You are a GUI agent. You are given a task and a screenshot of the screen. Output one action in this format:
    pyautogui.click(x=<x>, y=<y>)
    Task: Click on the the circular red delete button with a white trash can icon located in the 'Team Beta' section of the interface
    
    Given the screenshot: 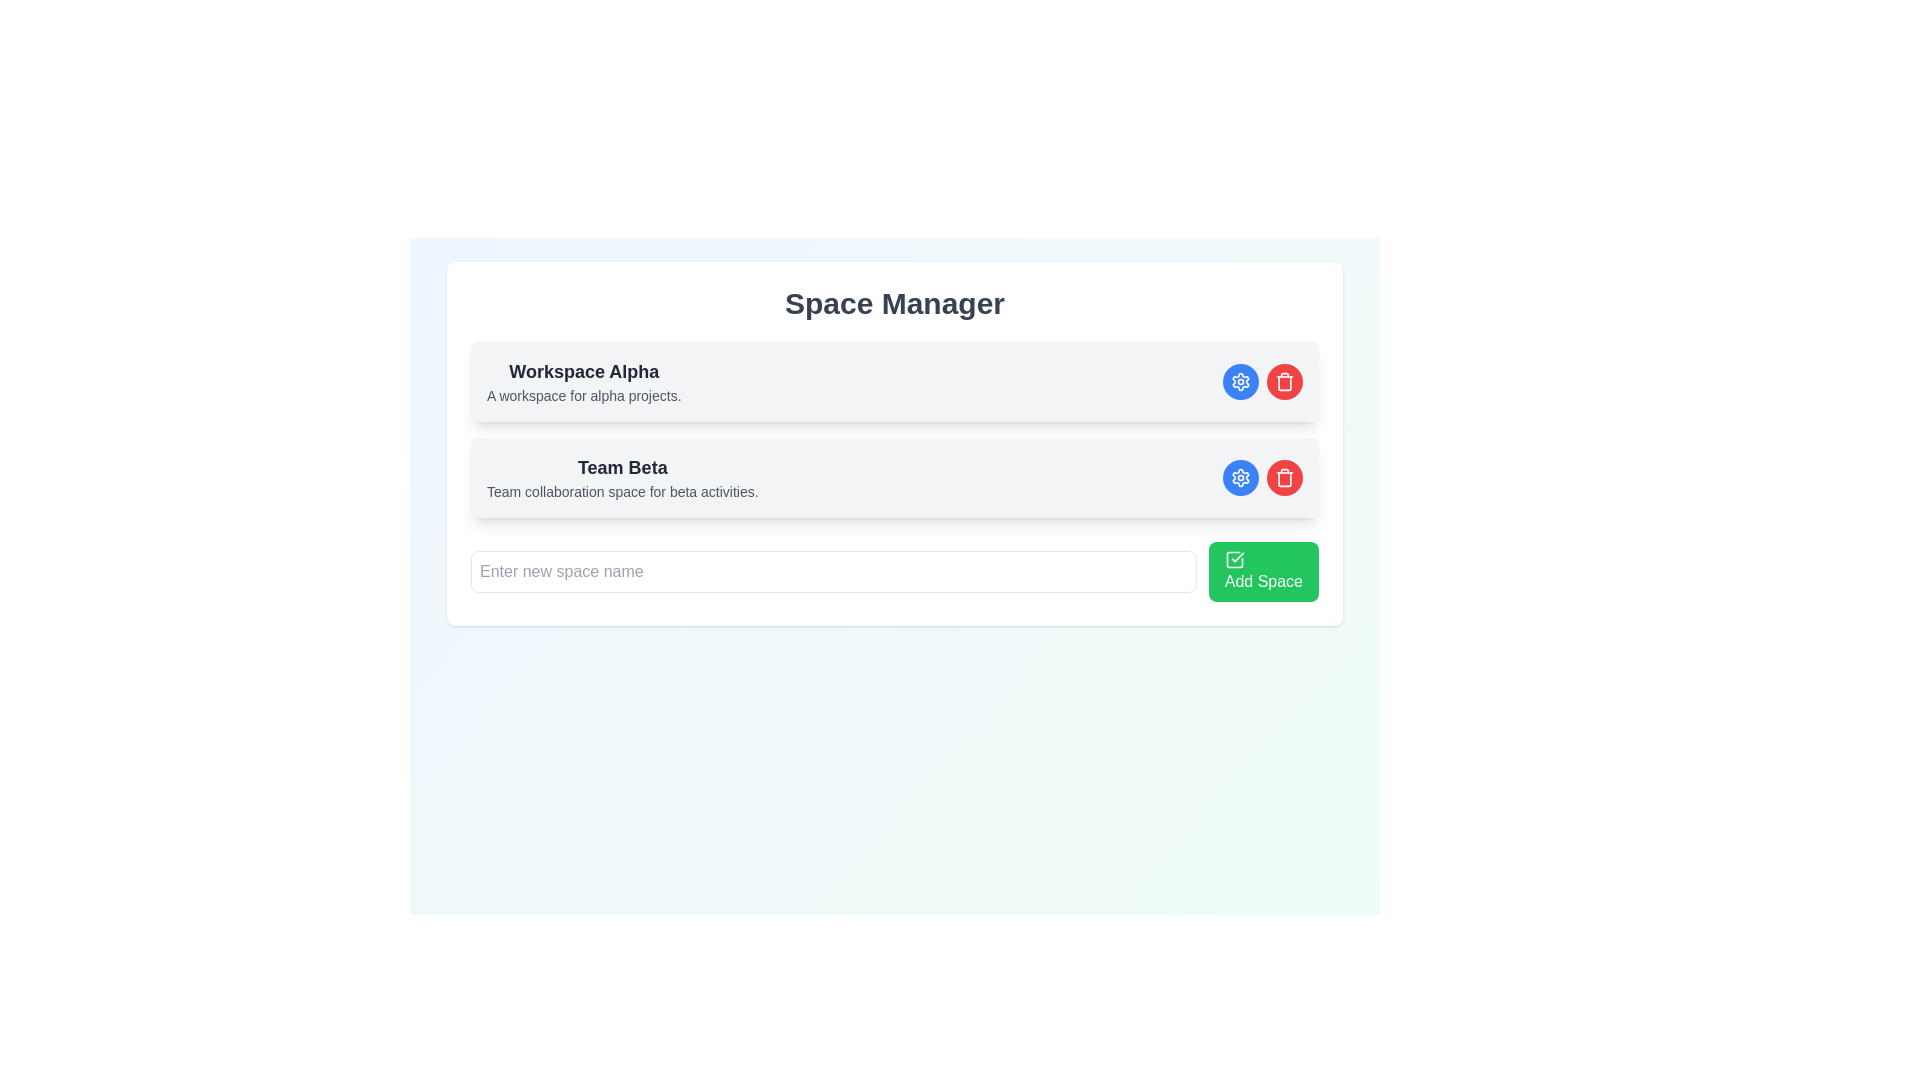 What is the action you would take?
    pyautogui.click(x=1285, y=478)
    